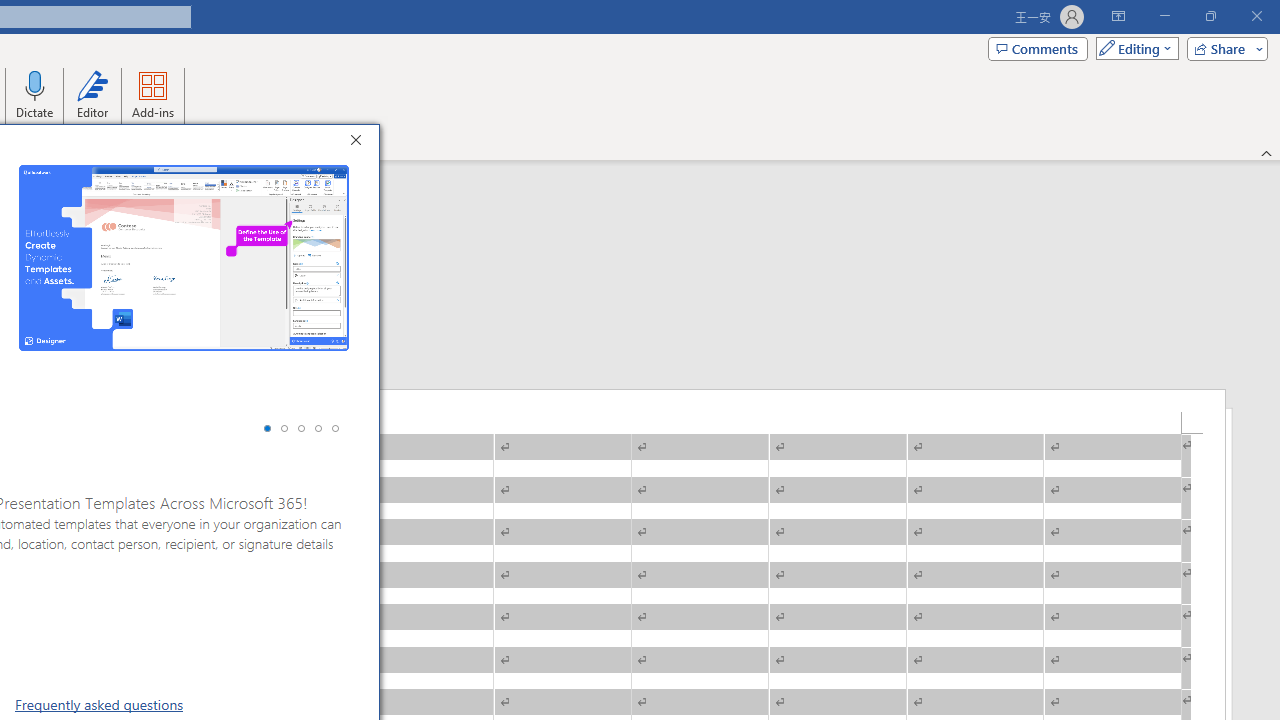 The image size is (1280, 720). What do you see at coordinates (98, 703) in the screenshot?
I see `'Frequently asked questions'` at bounding box center [98, 703].